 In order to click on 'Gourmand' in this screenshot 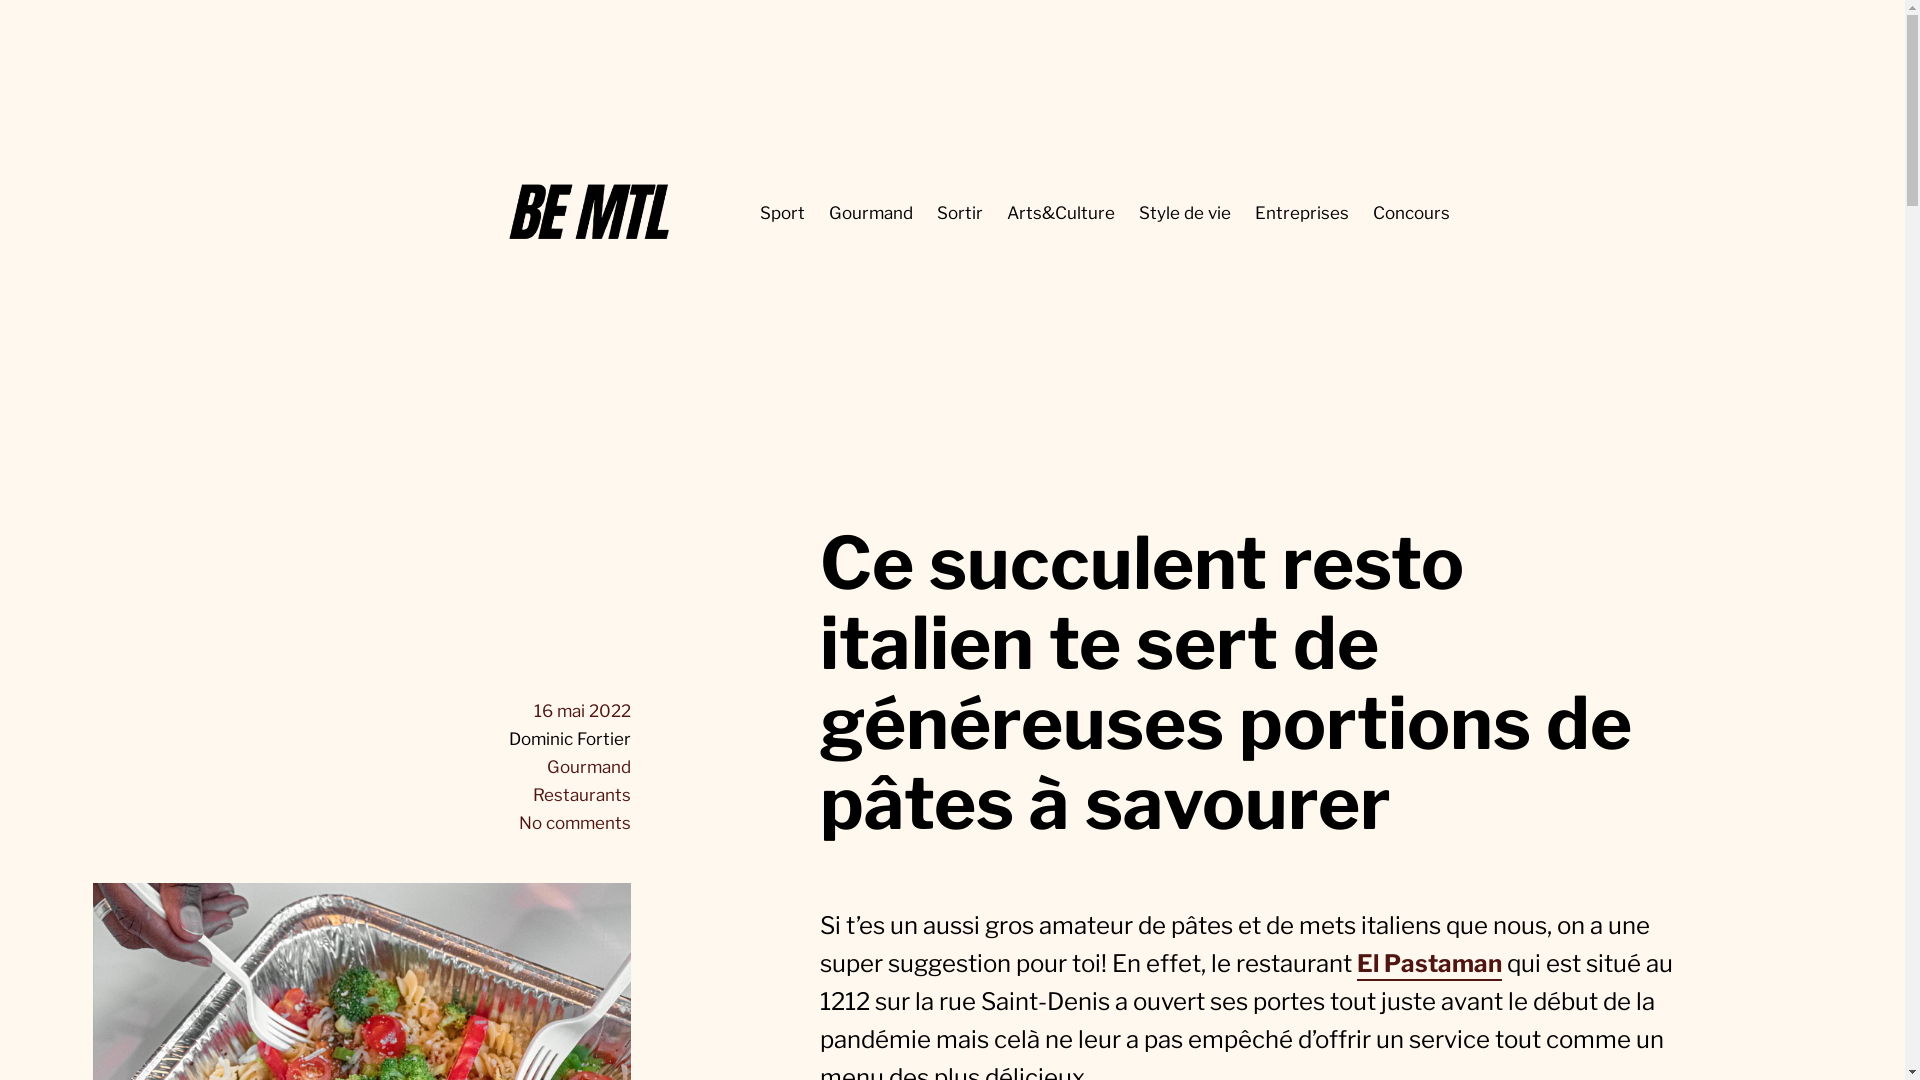, I will do `click(588, 766)`.